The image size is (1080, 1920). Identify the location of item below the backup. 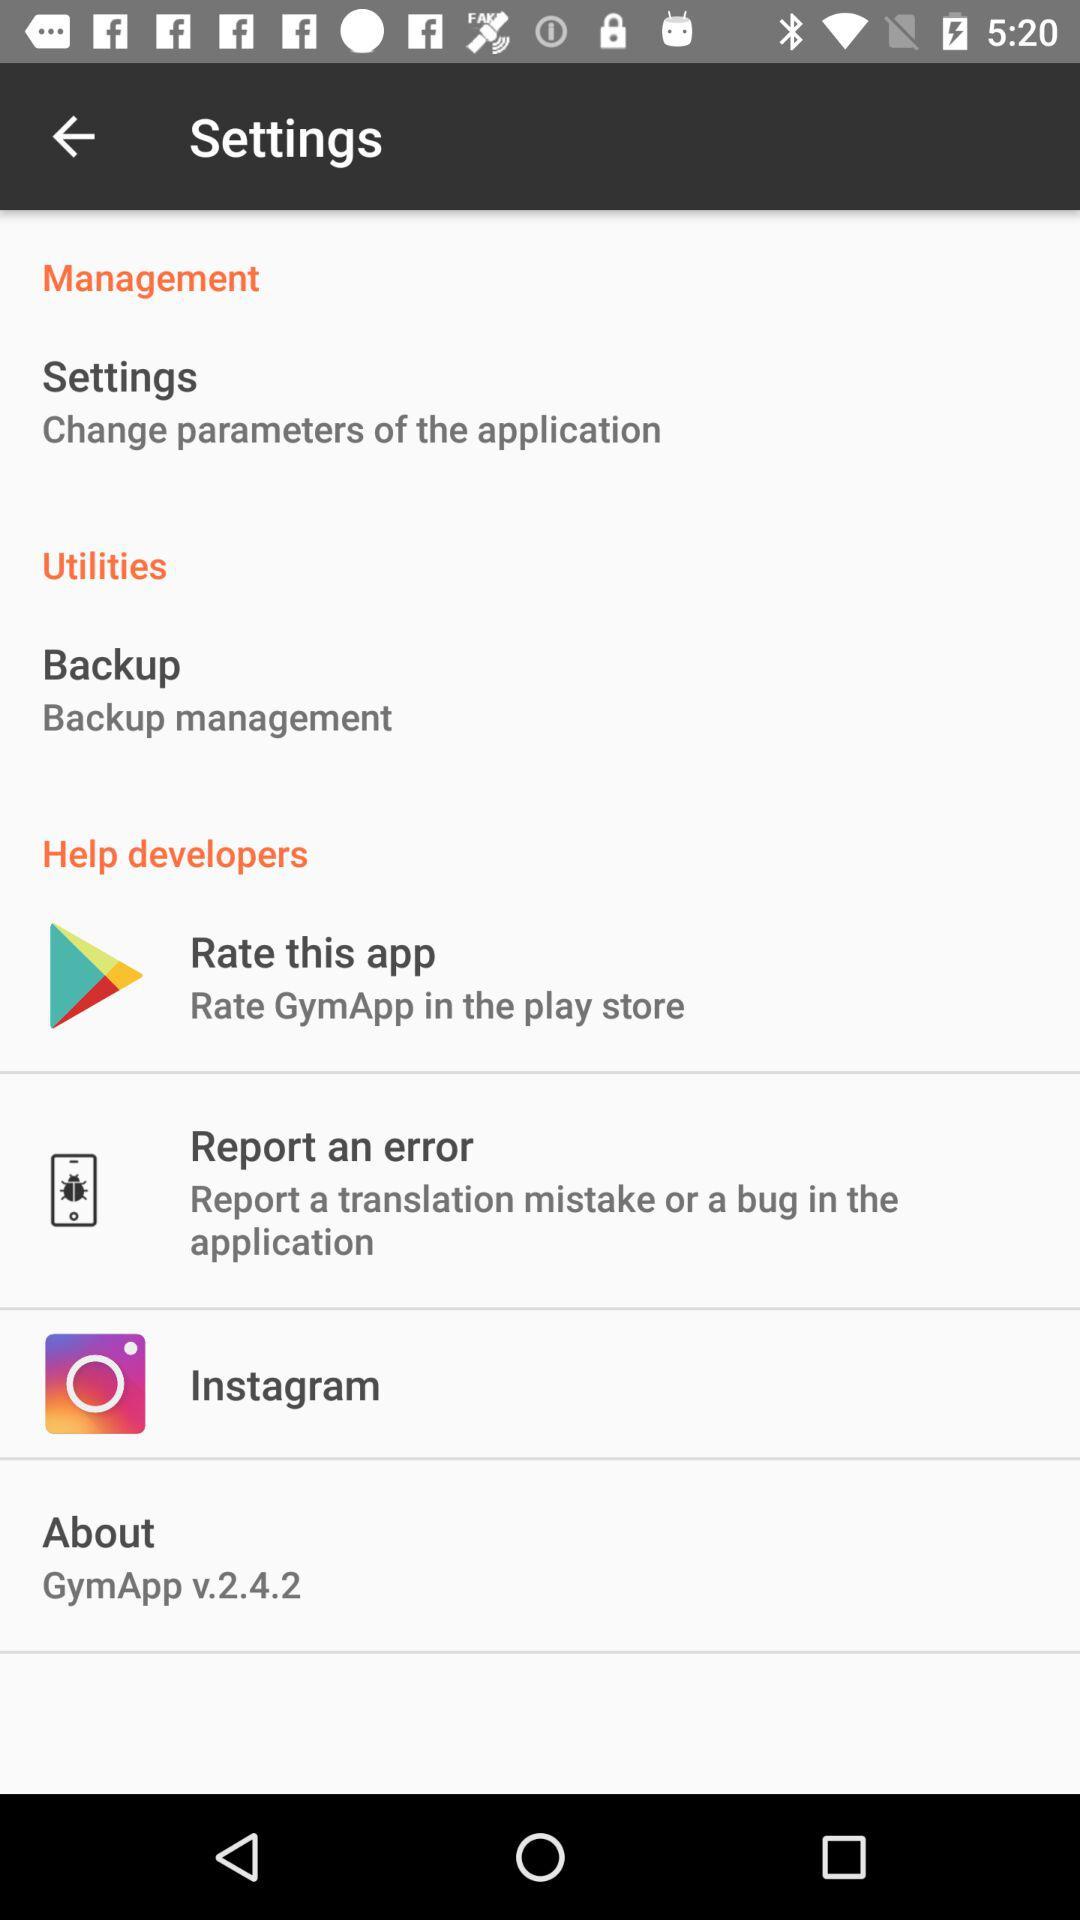
(217, 716).